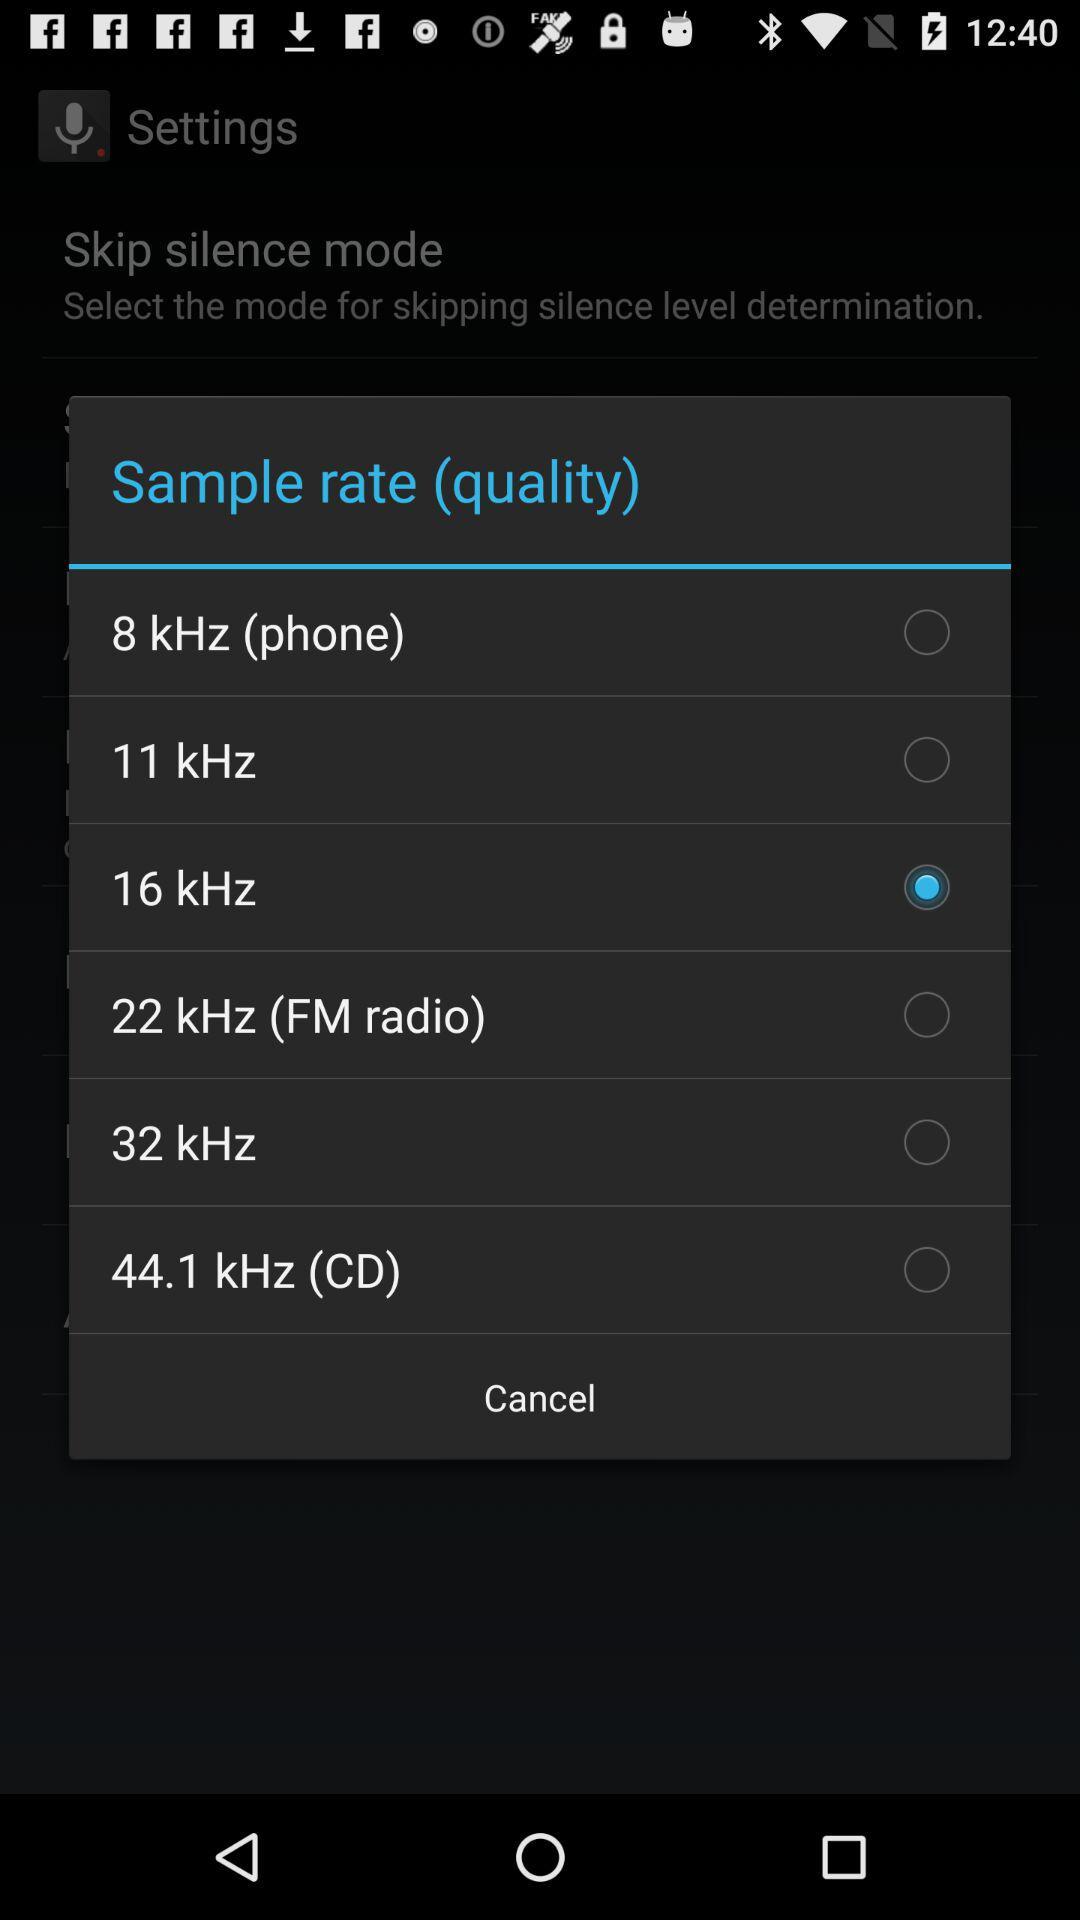 The height and width of the screenshot is (1920, 1080). Describe the element at coordinates (540, 1396) in the screenshot. I see `the checkbox below 44 1 khz icon` at that location.